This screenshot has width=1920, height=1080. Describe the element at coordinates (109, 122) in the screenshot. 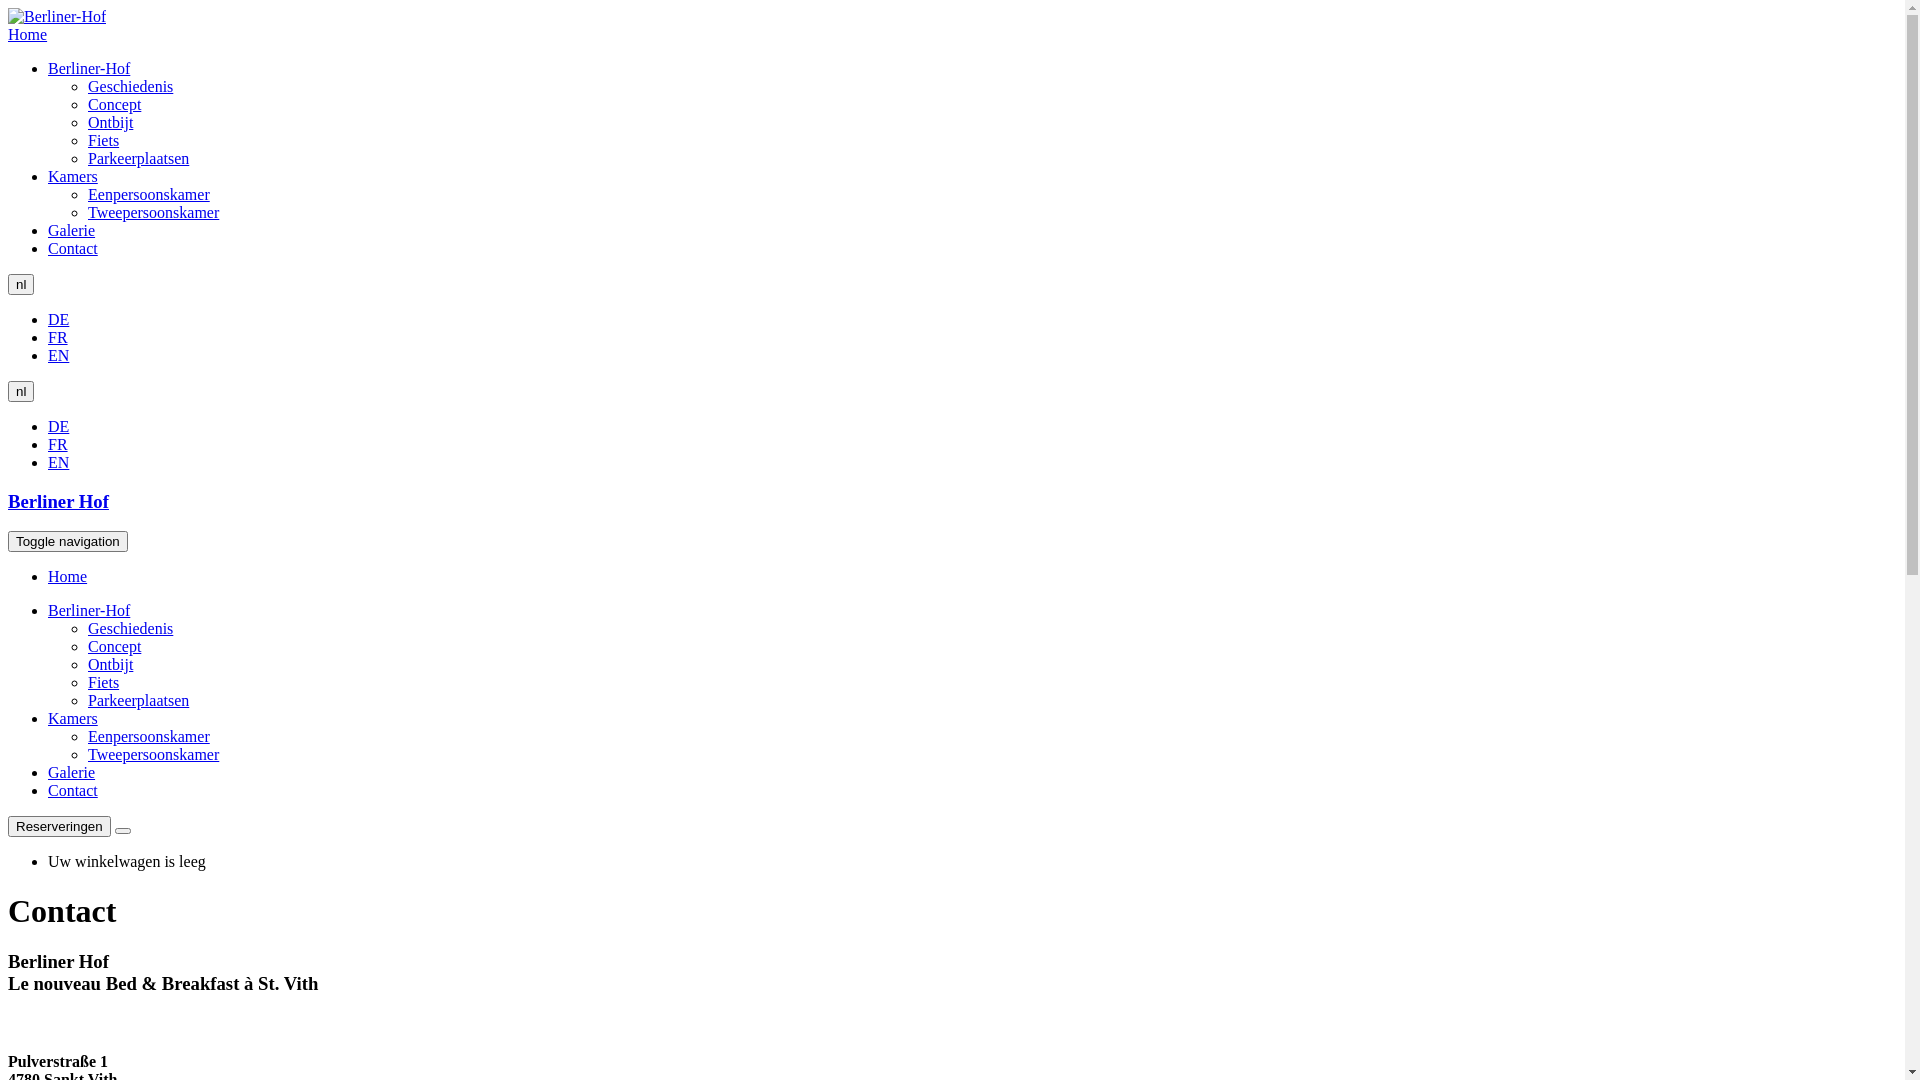

I see `'Ontbijt'` at that location.